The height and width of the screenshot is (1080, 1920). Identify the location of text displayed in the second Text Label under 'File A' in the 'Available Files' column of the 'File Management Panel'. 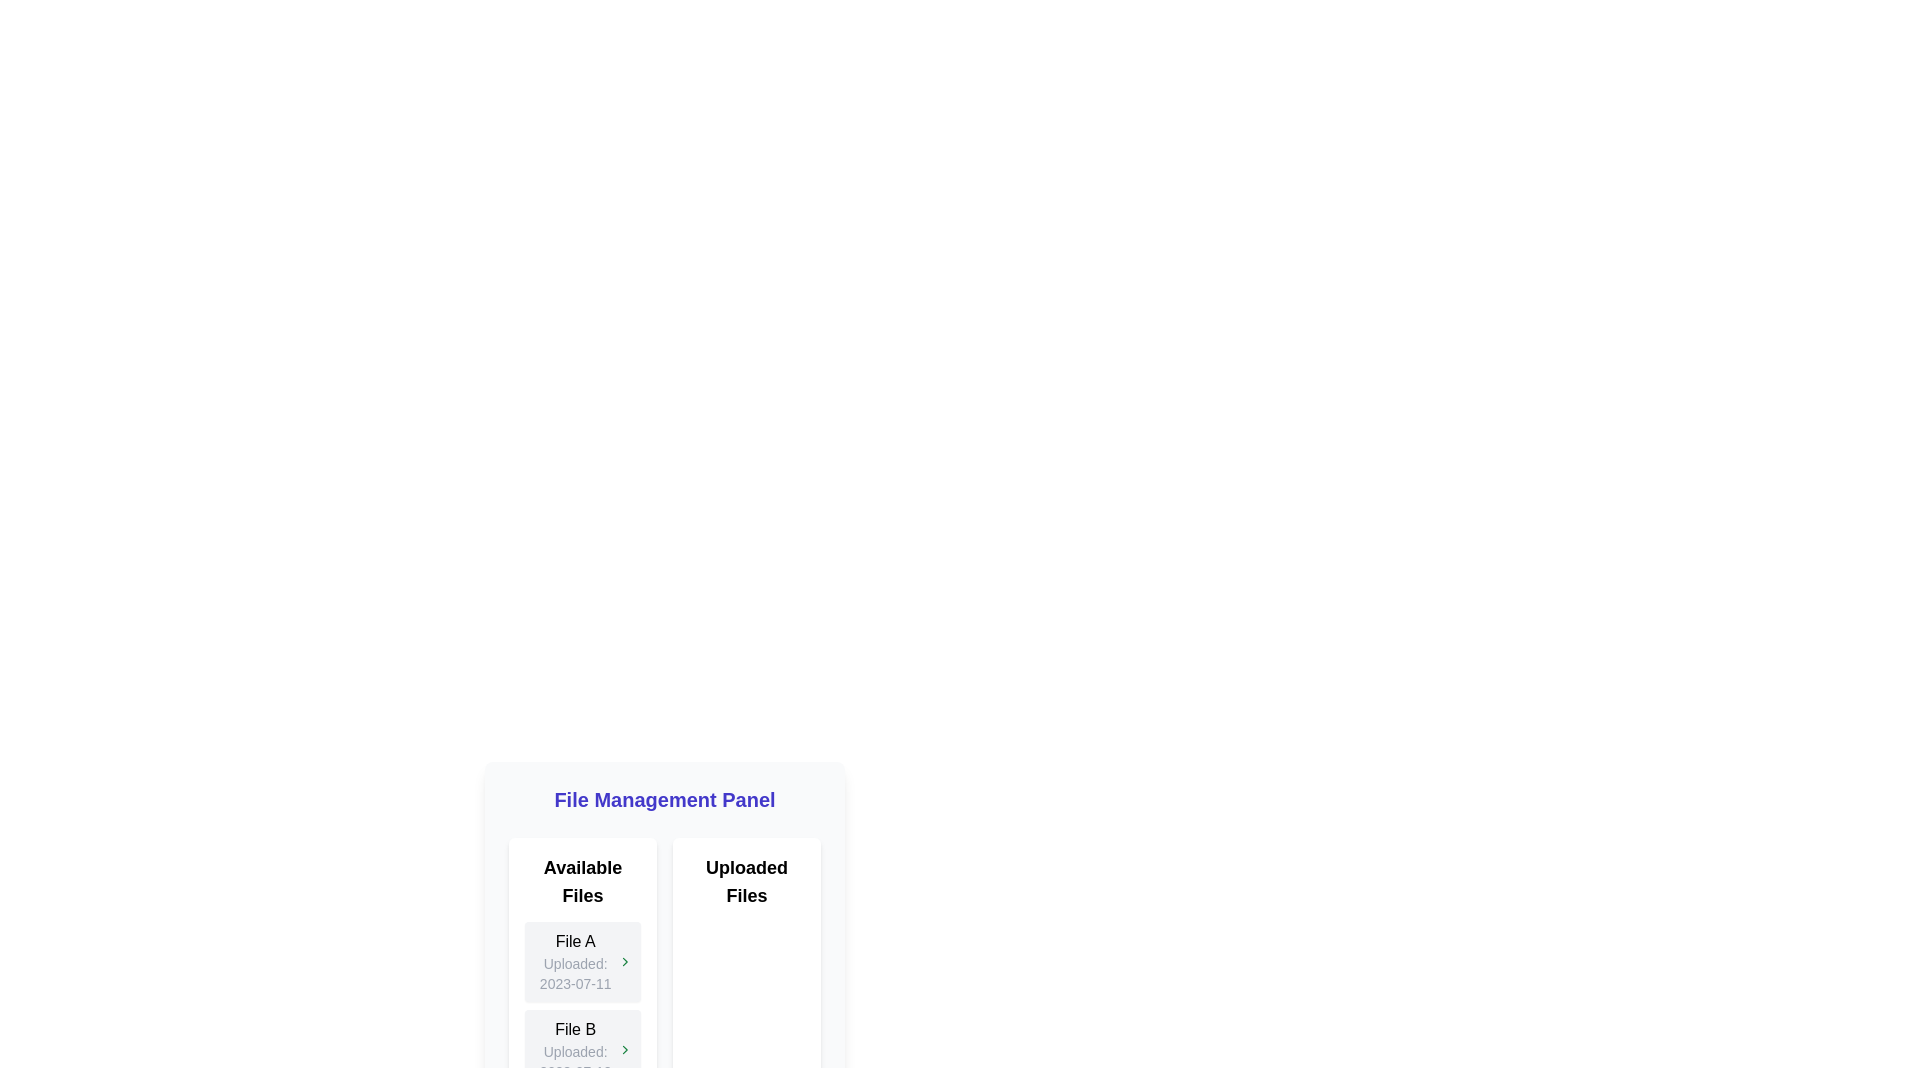
(574, 973).